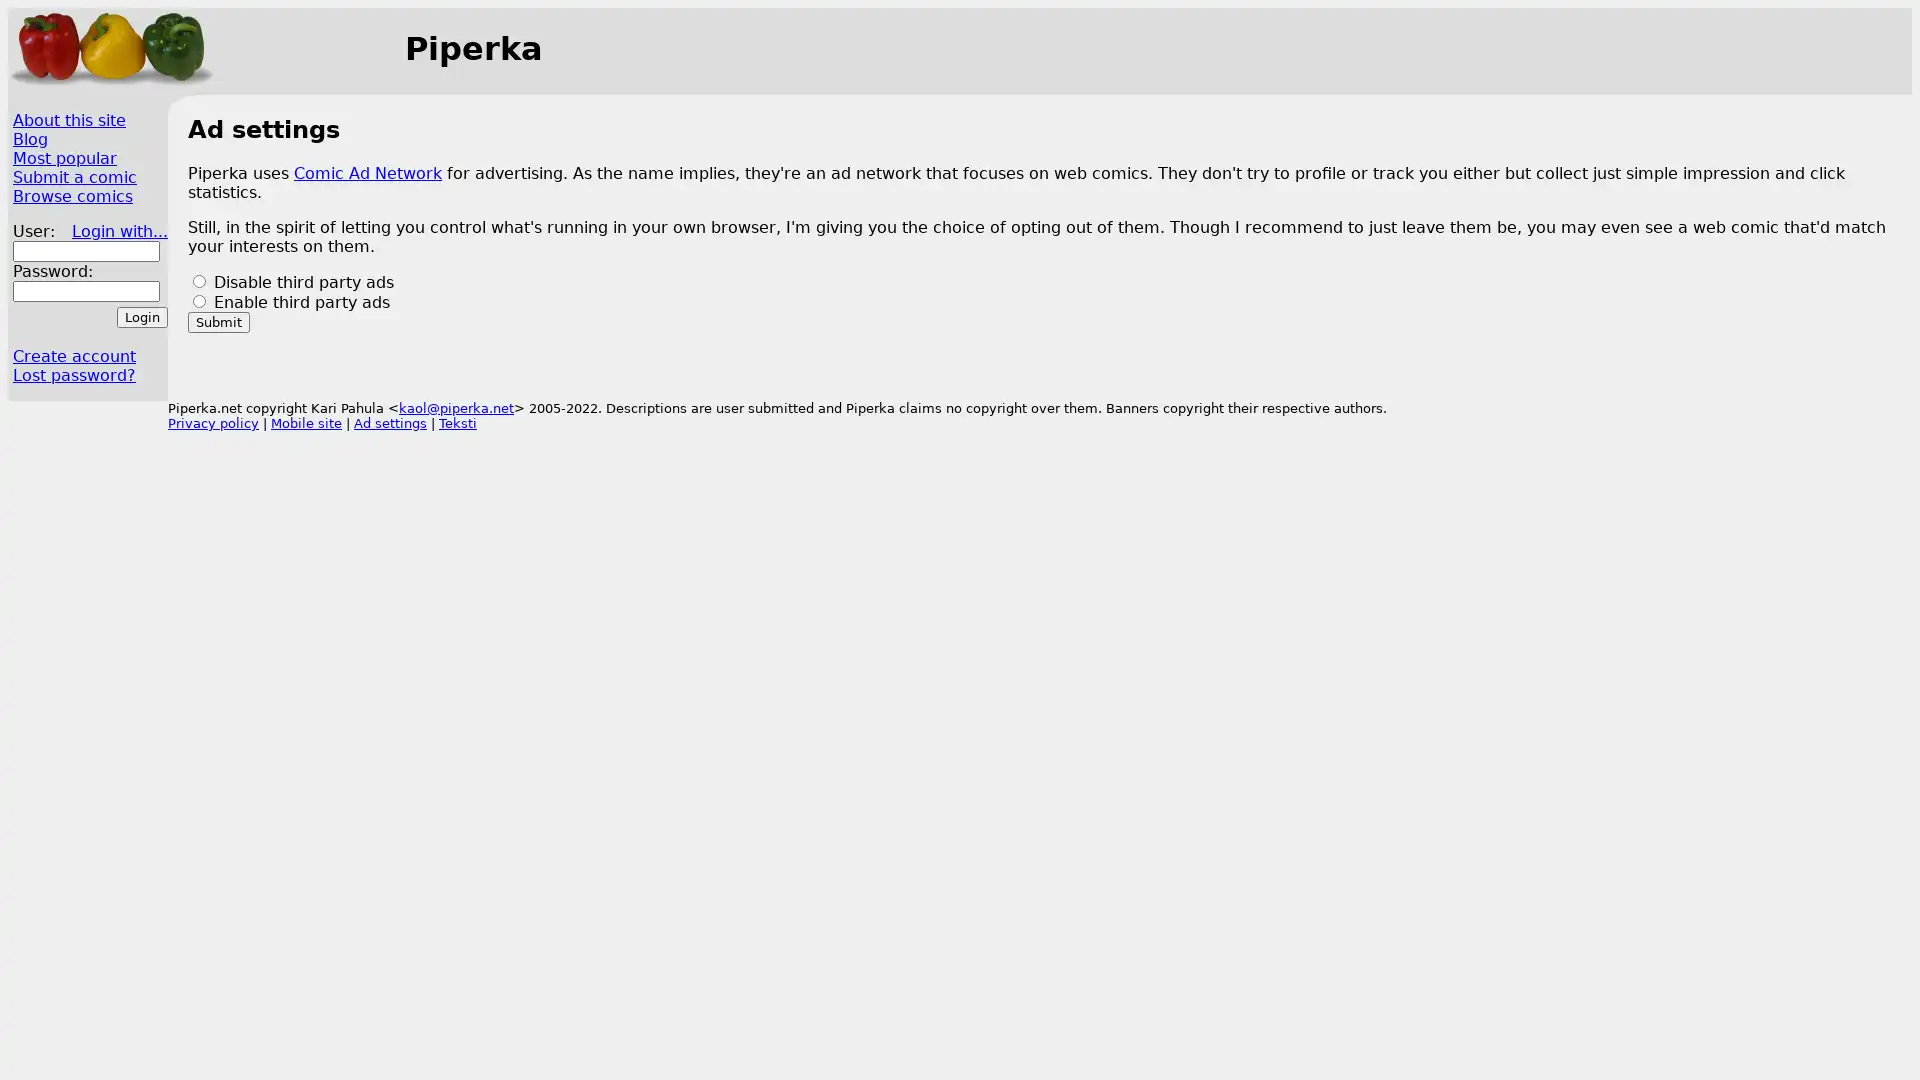  Describe the element at coordinates (219, 320) in the screenshot. I see `Submit` at that location.